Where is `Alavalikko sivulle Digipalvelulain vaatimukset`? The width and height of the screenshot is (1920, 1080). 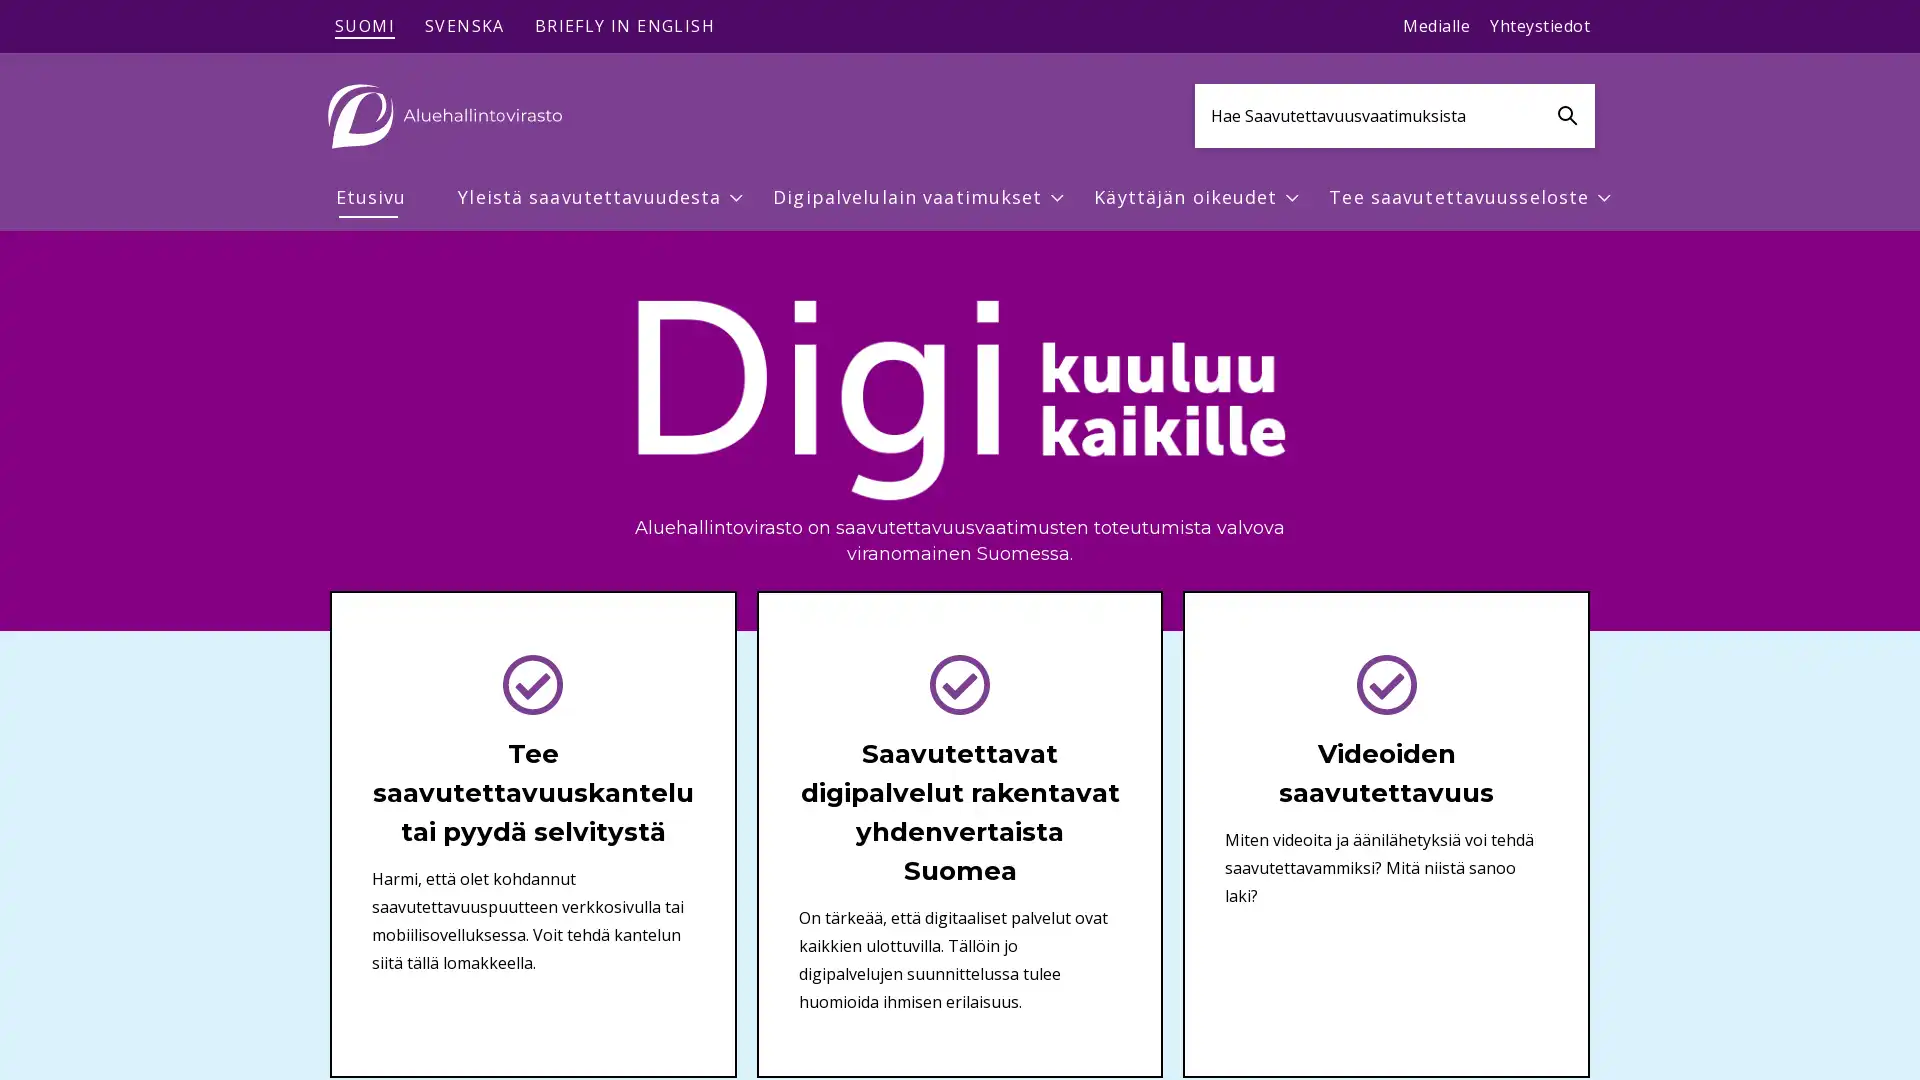
Alavalikko sivulle Digipalvelulain vaatimukset is located at coordinates (1056, 197).